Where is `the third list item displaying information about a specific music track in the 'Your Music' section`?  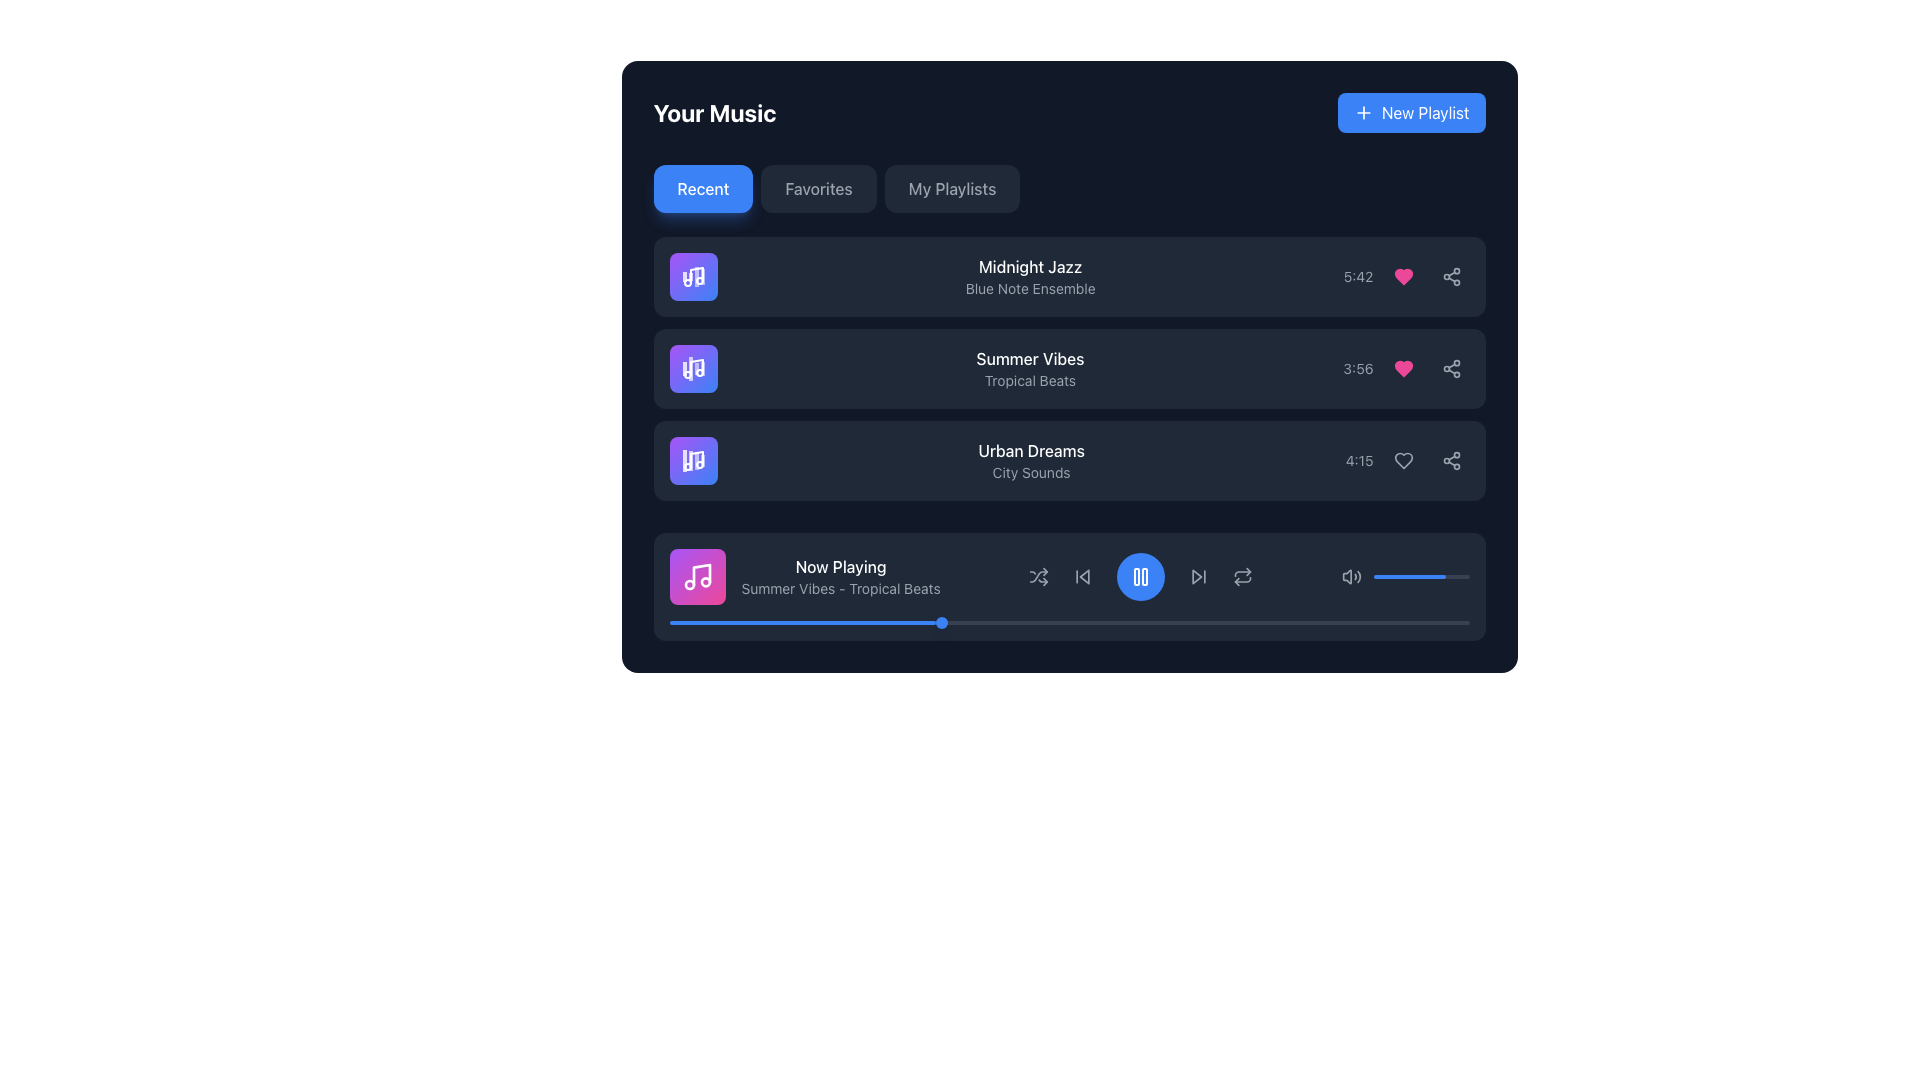
the third list item displaying information about a specific music track in the 'Your Music' section is located at coordinates (1068, 461).